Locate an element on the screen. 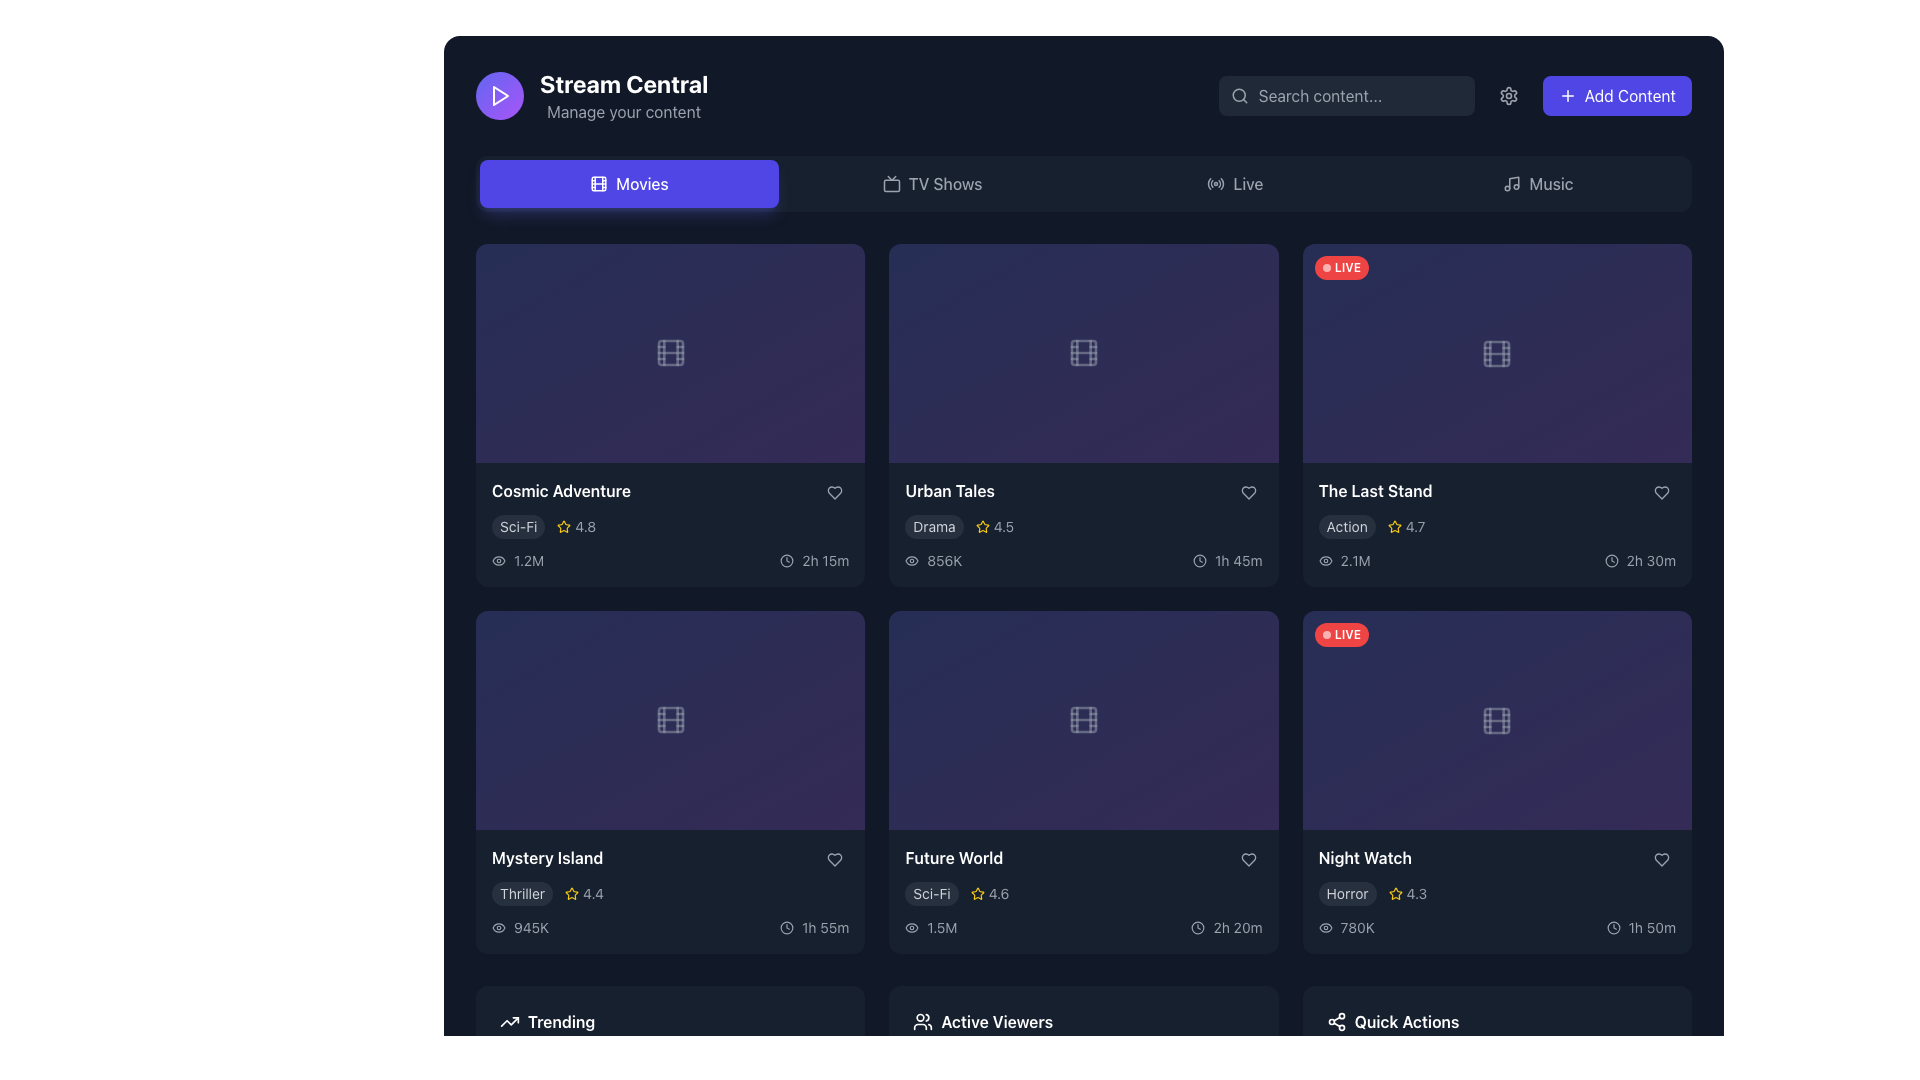  the small circular gray button with a hollow heart shape to trigger a visual effect is located at coordinates (1247, 859).